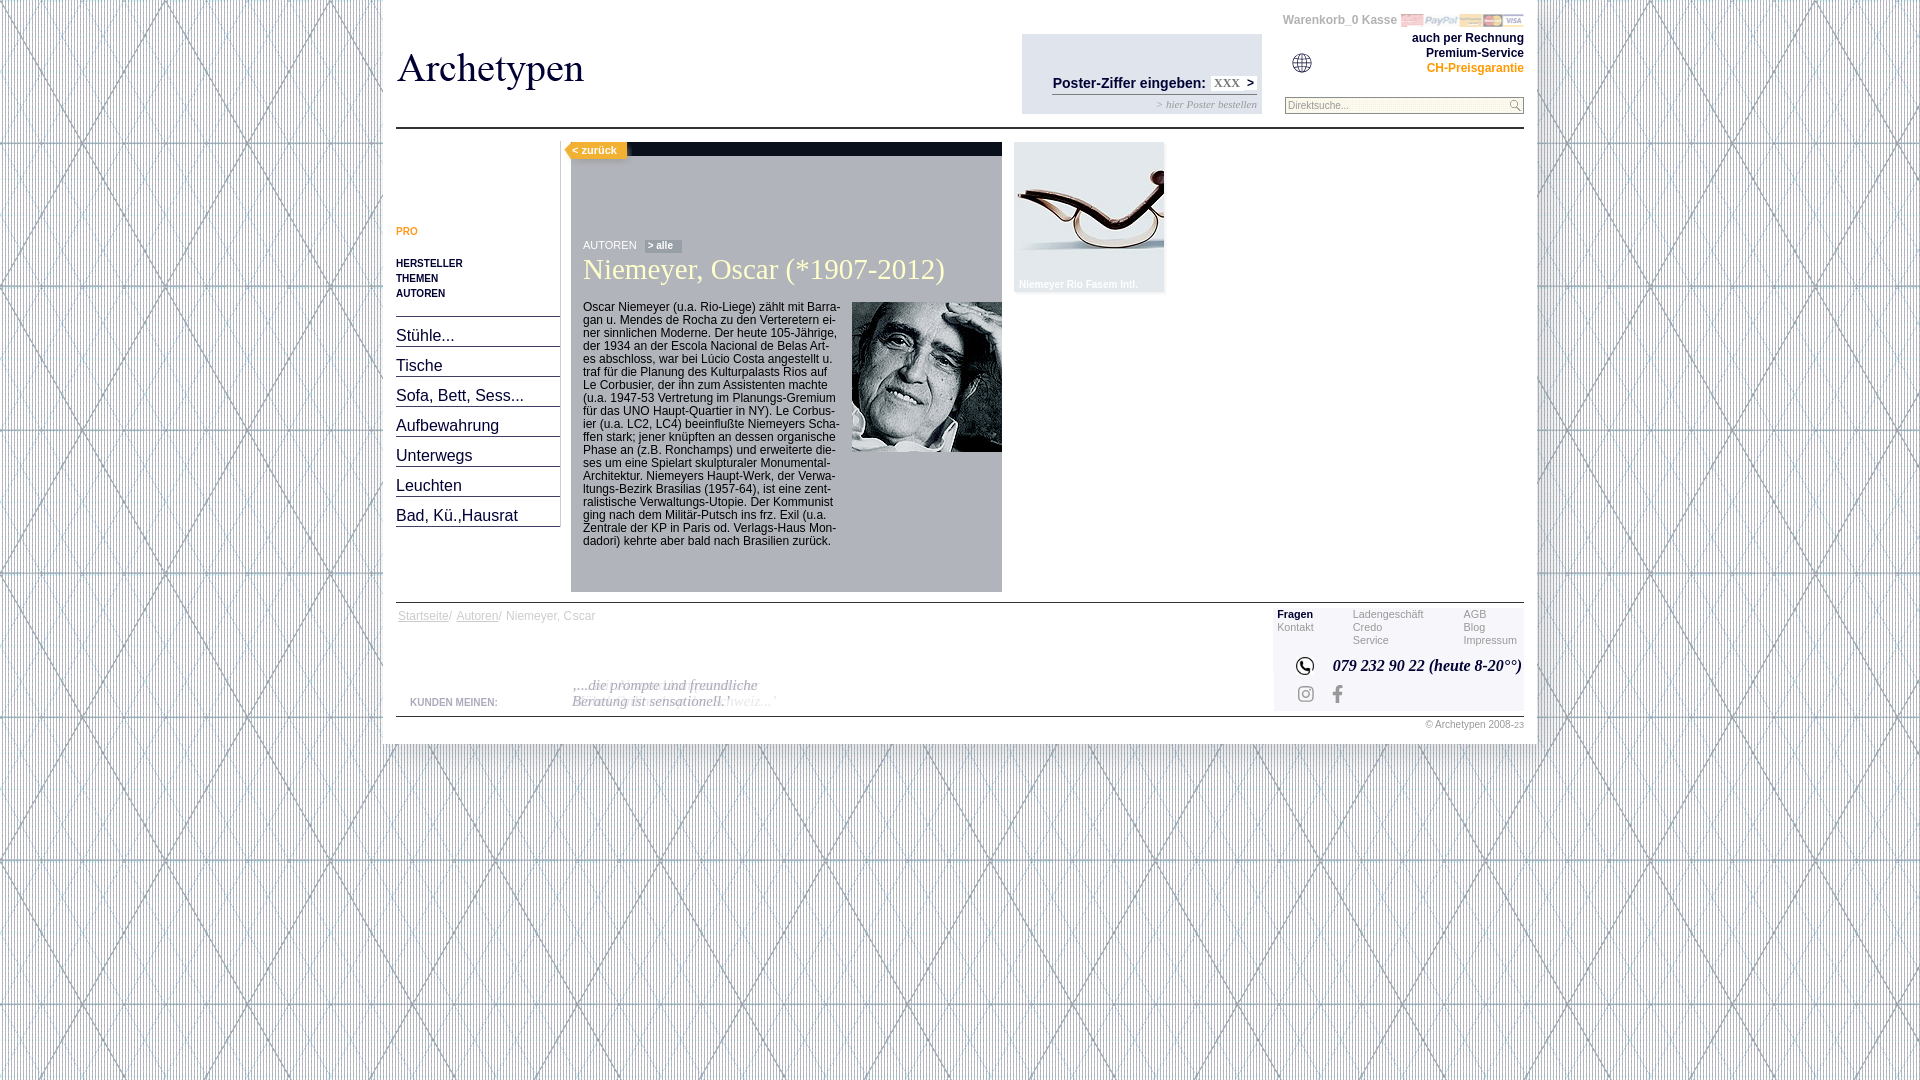 Image resolution: width=1920 pixels, height=1080 pixels. Describe the element at coordinates (663, 245) in the screenshot. I see `'> alle'` at that location.